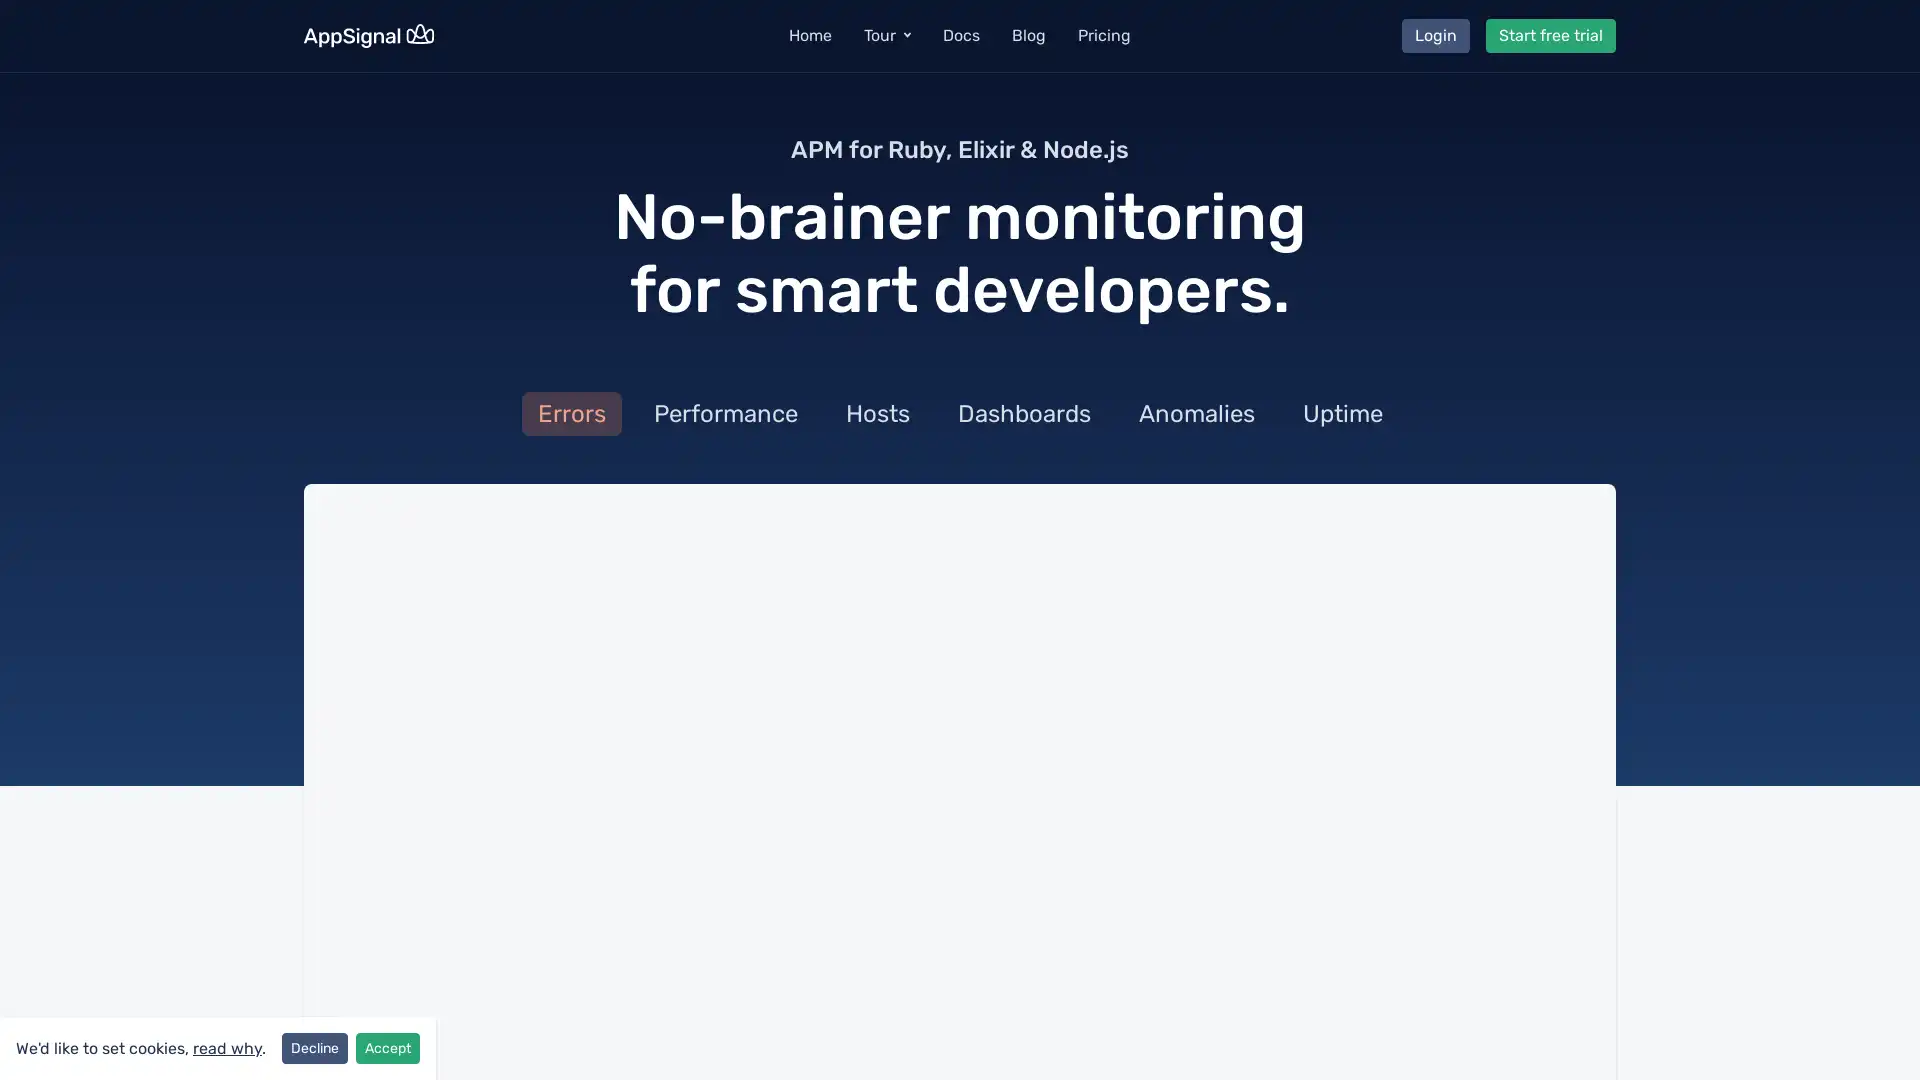 This screenshot has height=1080, width=1920. Describe the element at coordinates (1023, 411) in the screenshot. I see `Dashboards` at that location.